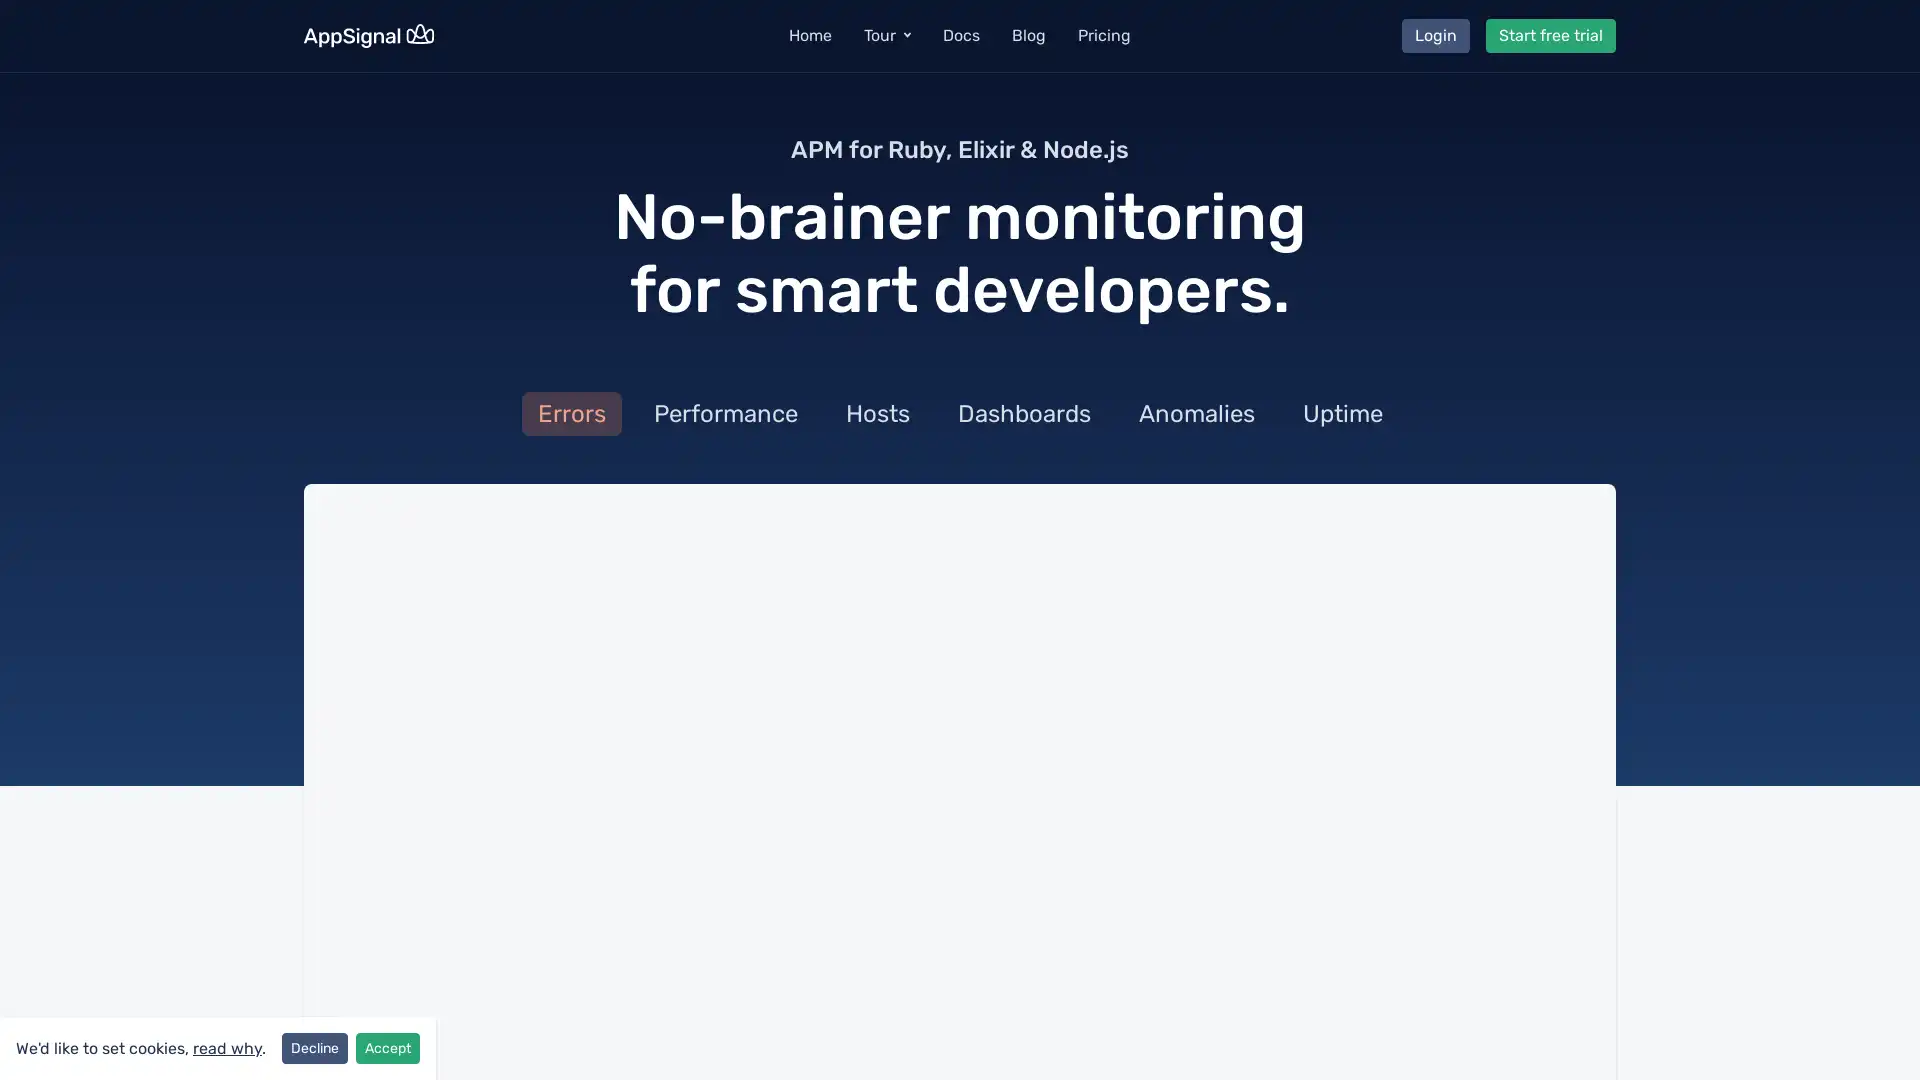 This screenshot has height=1080, width=1920. Describe the element at coordinates (1023, 411) in the screenshot. I see `Dashboards` at that location.